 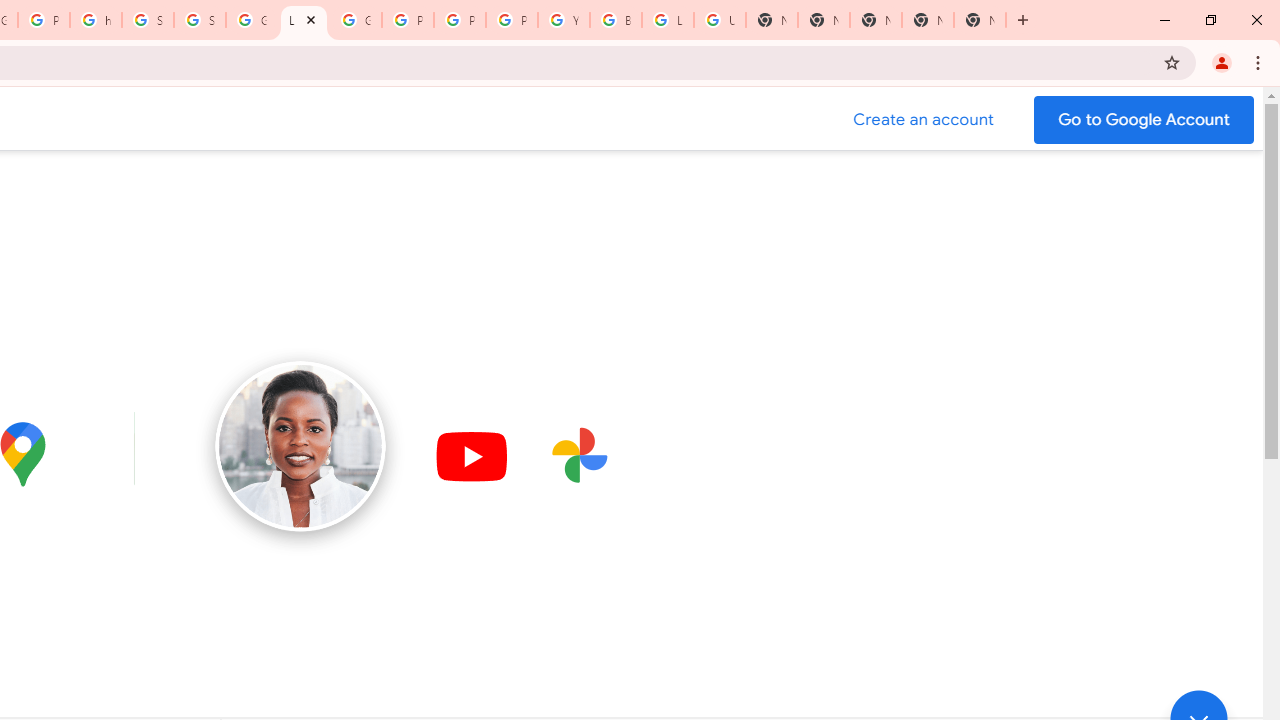 What do you see at coordinates (406, 20) in the screenshot?
I see `'Privacy Help Center - Policies Help'` at bounding box center [406, 20].